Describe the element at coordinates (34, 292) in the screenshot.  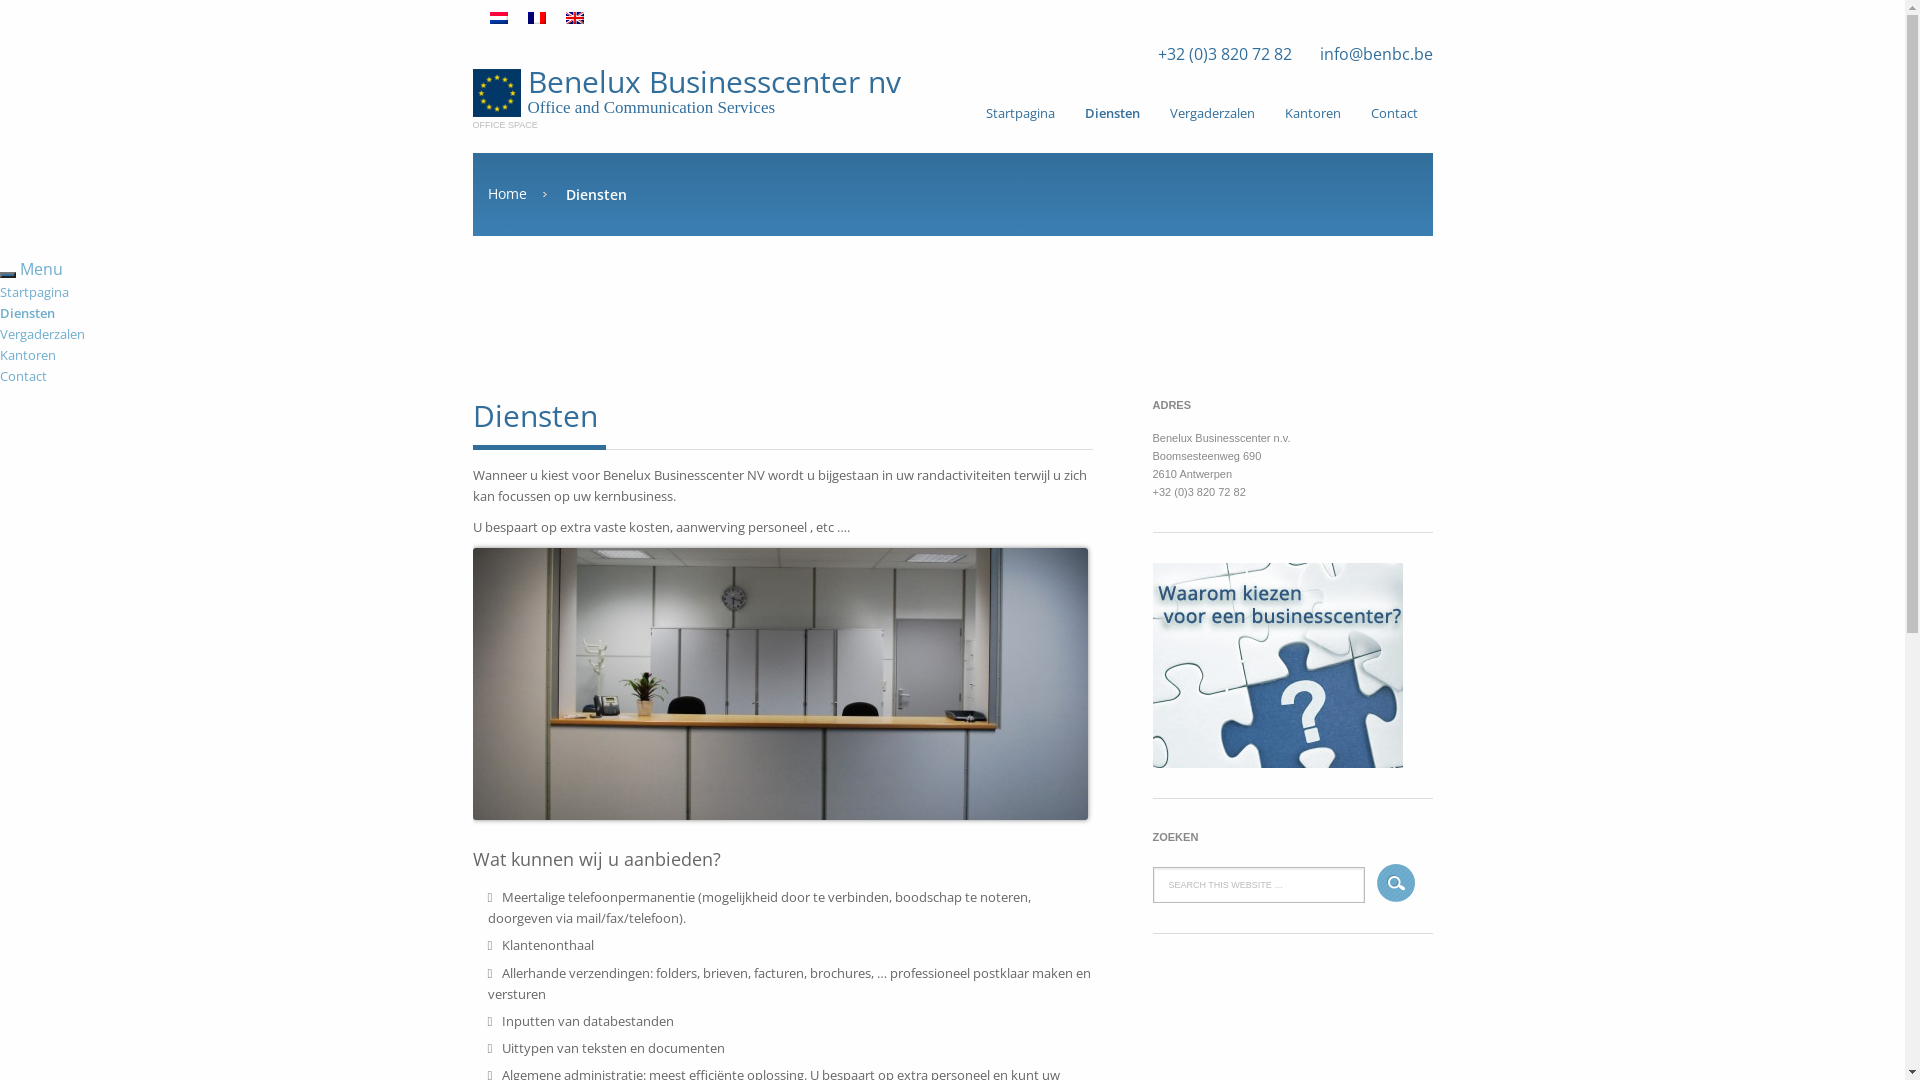
I see `'Startpagina'` at that location.